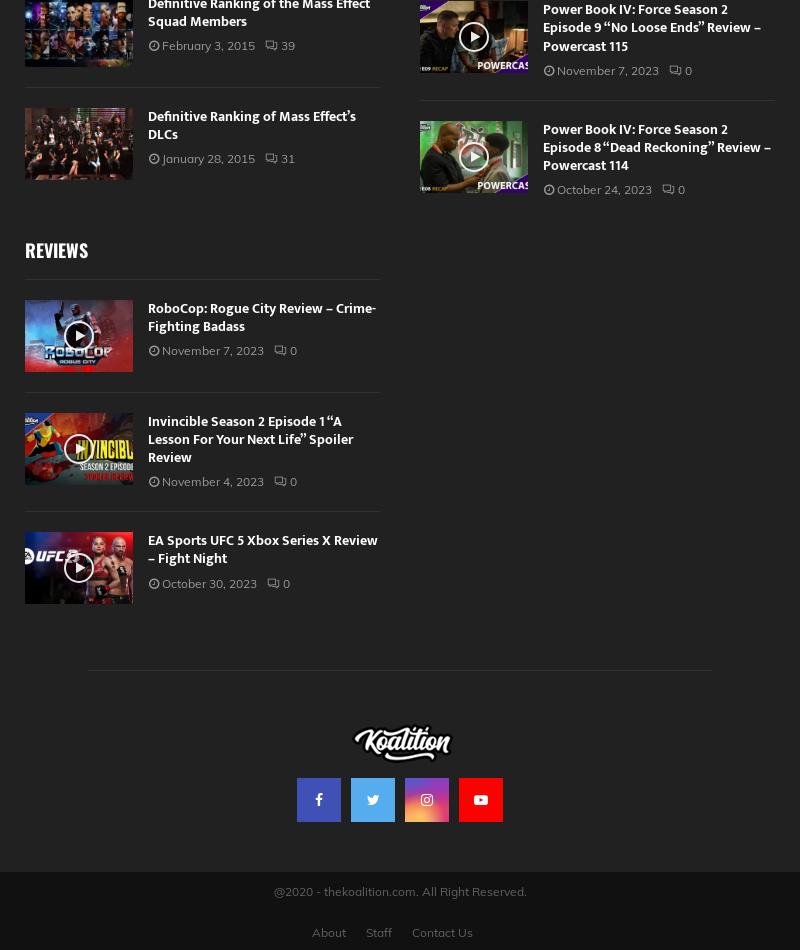 This screenshot has height=950, width=800. What do you see at coordinates (212, 481) in the screenshot?
I see `'November 4, 2023'` at bounding box center [212, 481].